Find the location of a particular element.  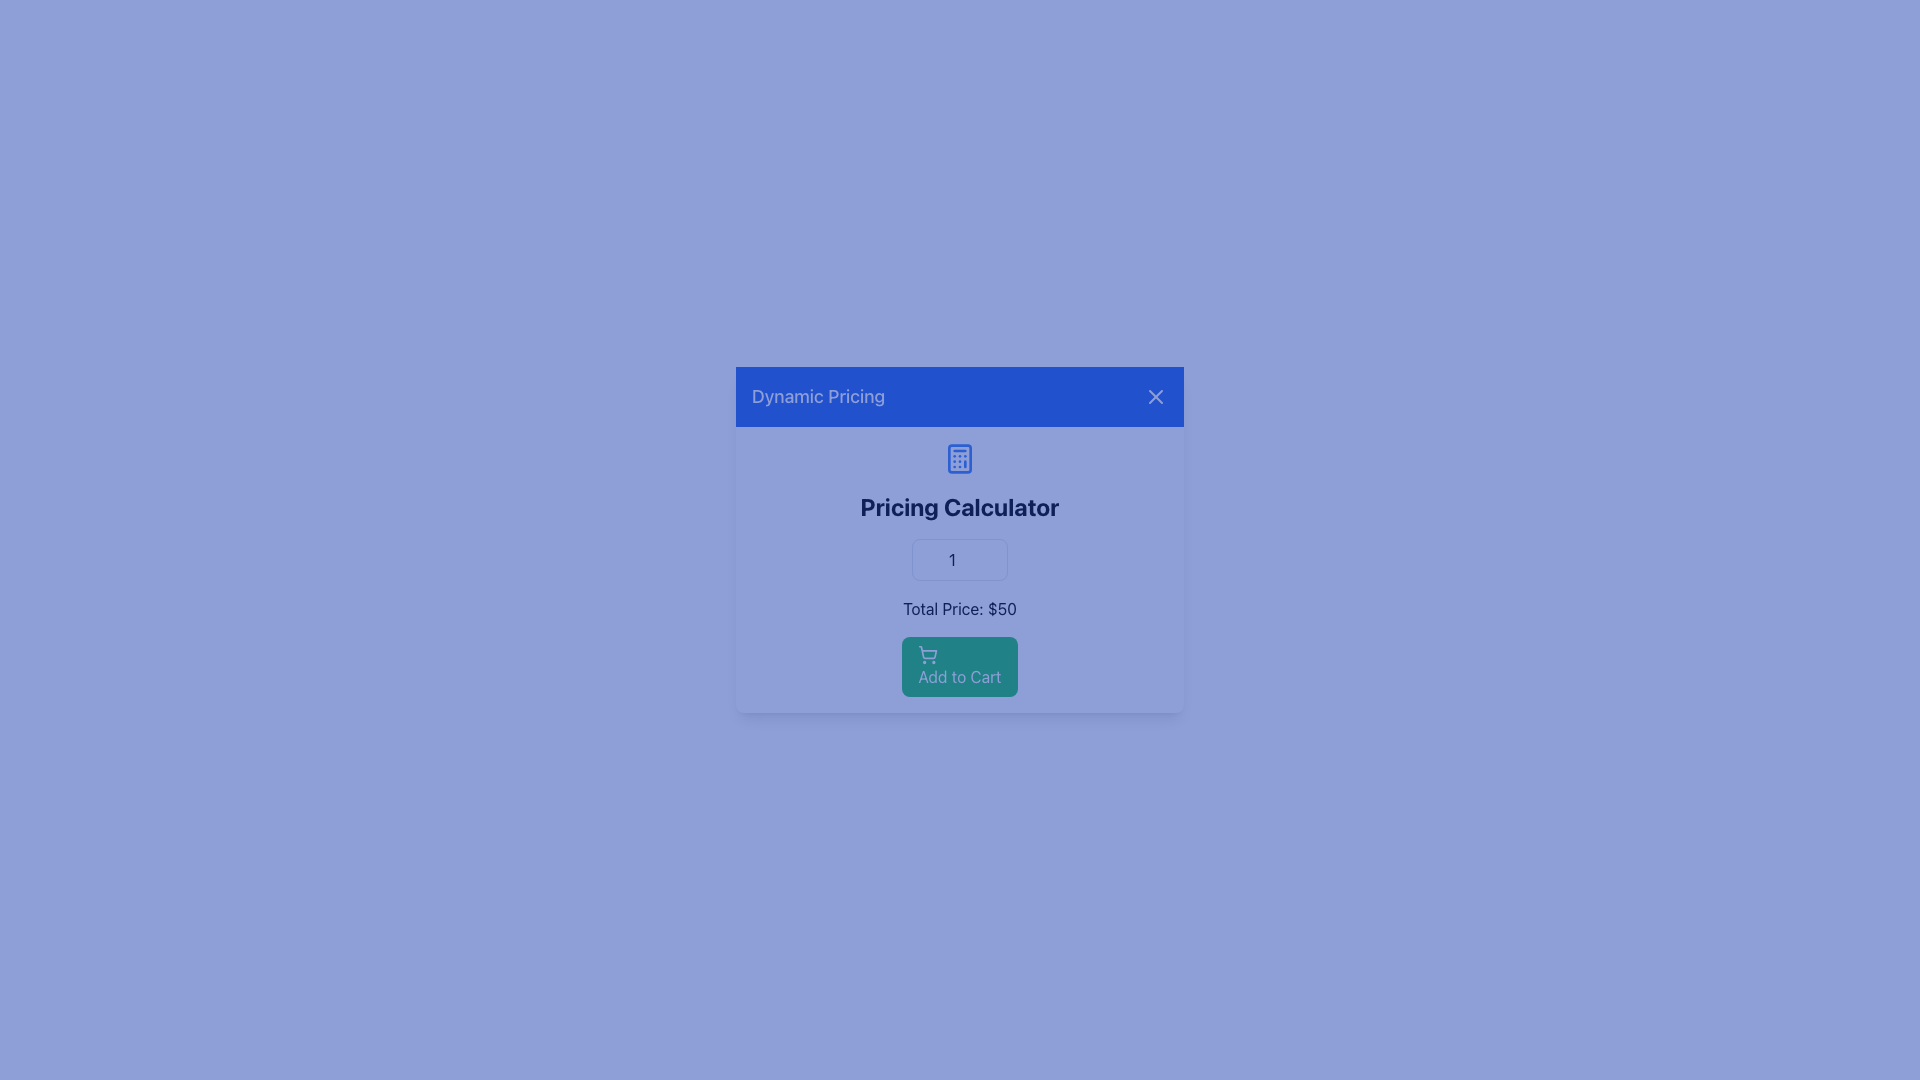

the 'Add to Cart' button located below the text 'Total Price: $50' in the e-commerce interface is located at coordinates (960, 667).